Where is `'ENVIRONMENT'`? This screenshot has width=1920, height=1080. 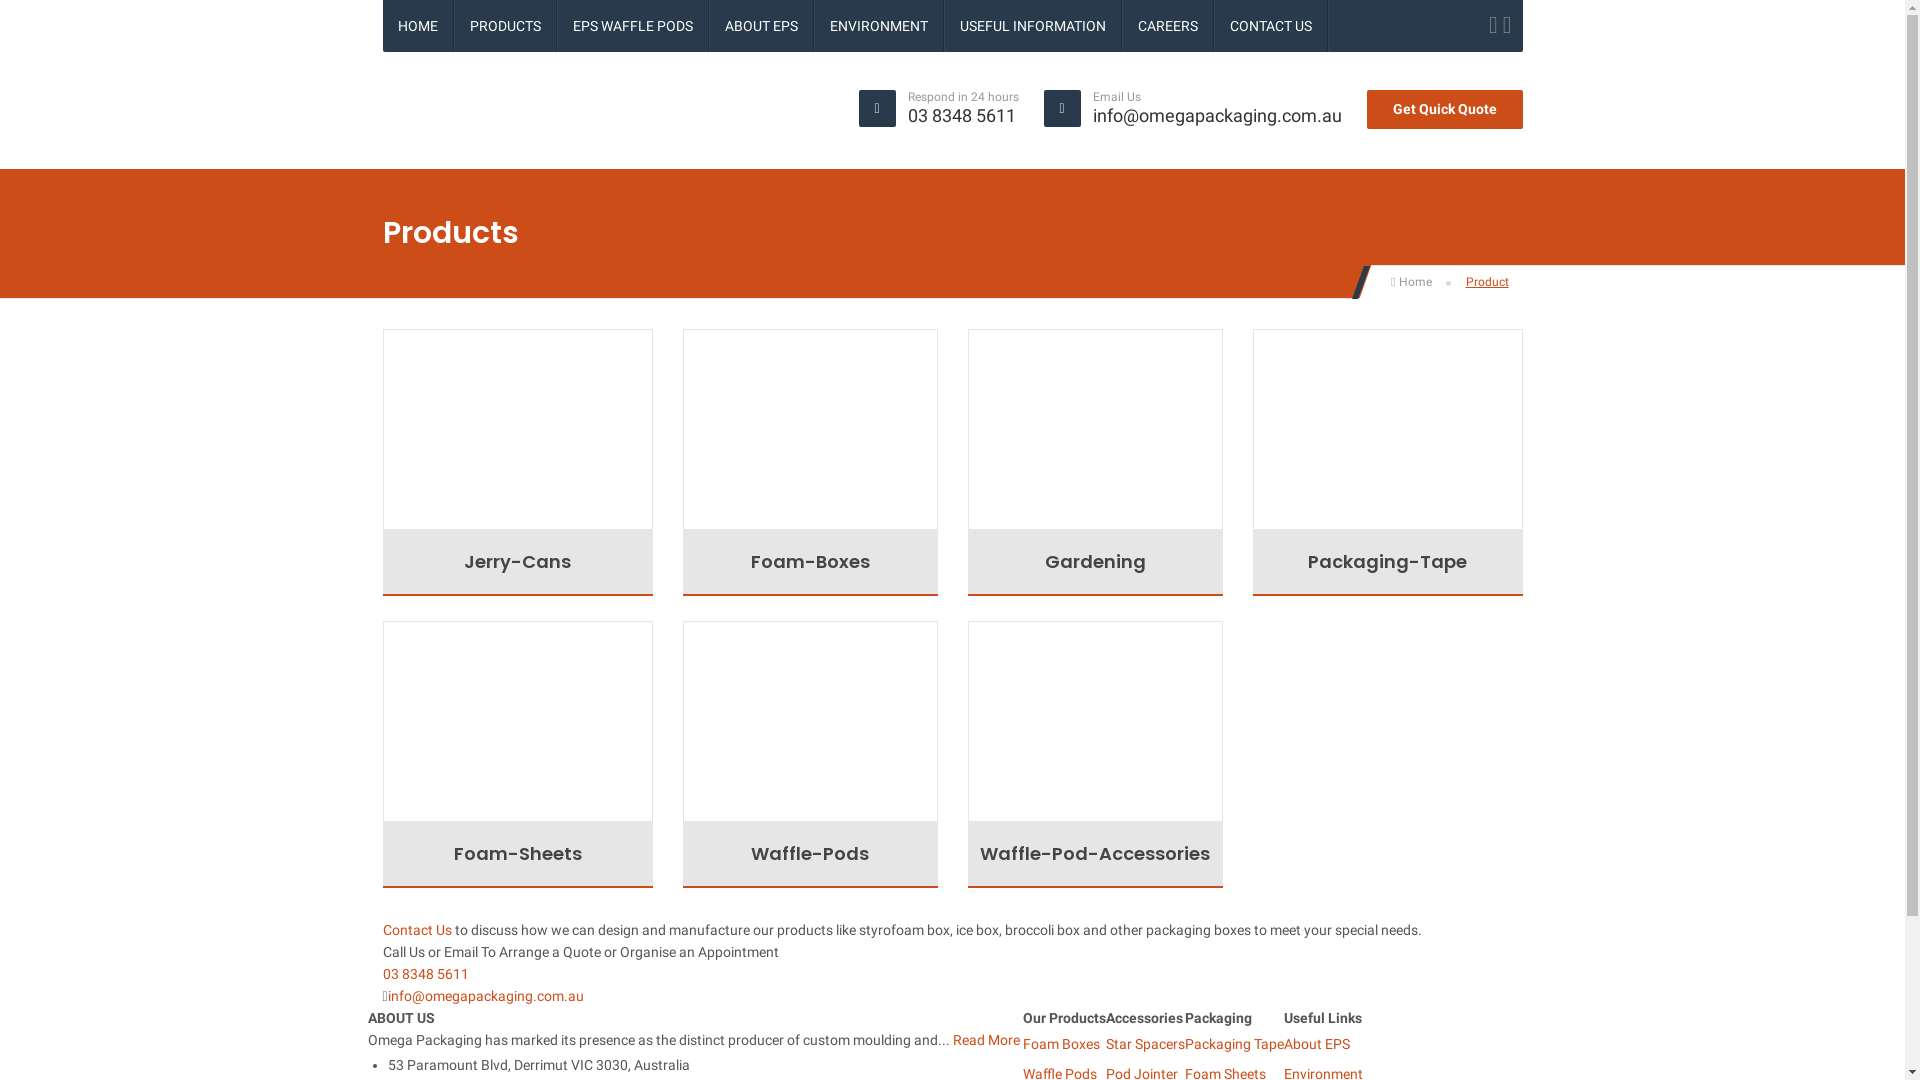
'ENVIRONMENT' is located at coordinates (878, 26).